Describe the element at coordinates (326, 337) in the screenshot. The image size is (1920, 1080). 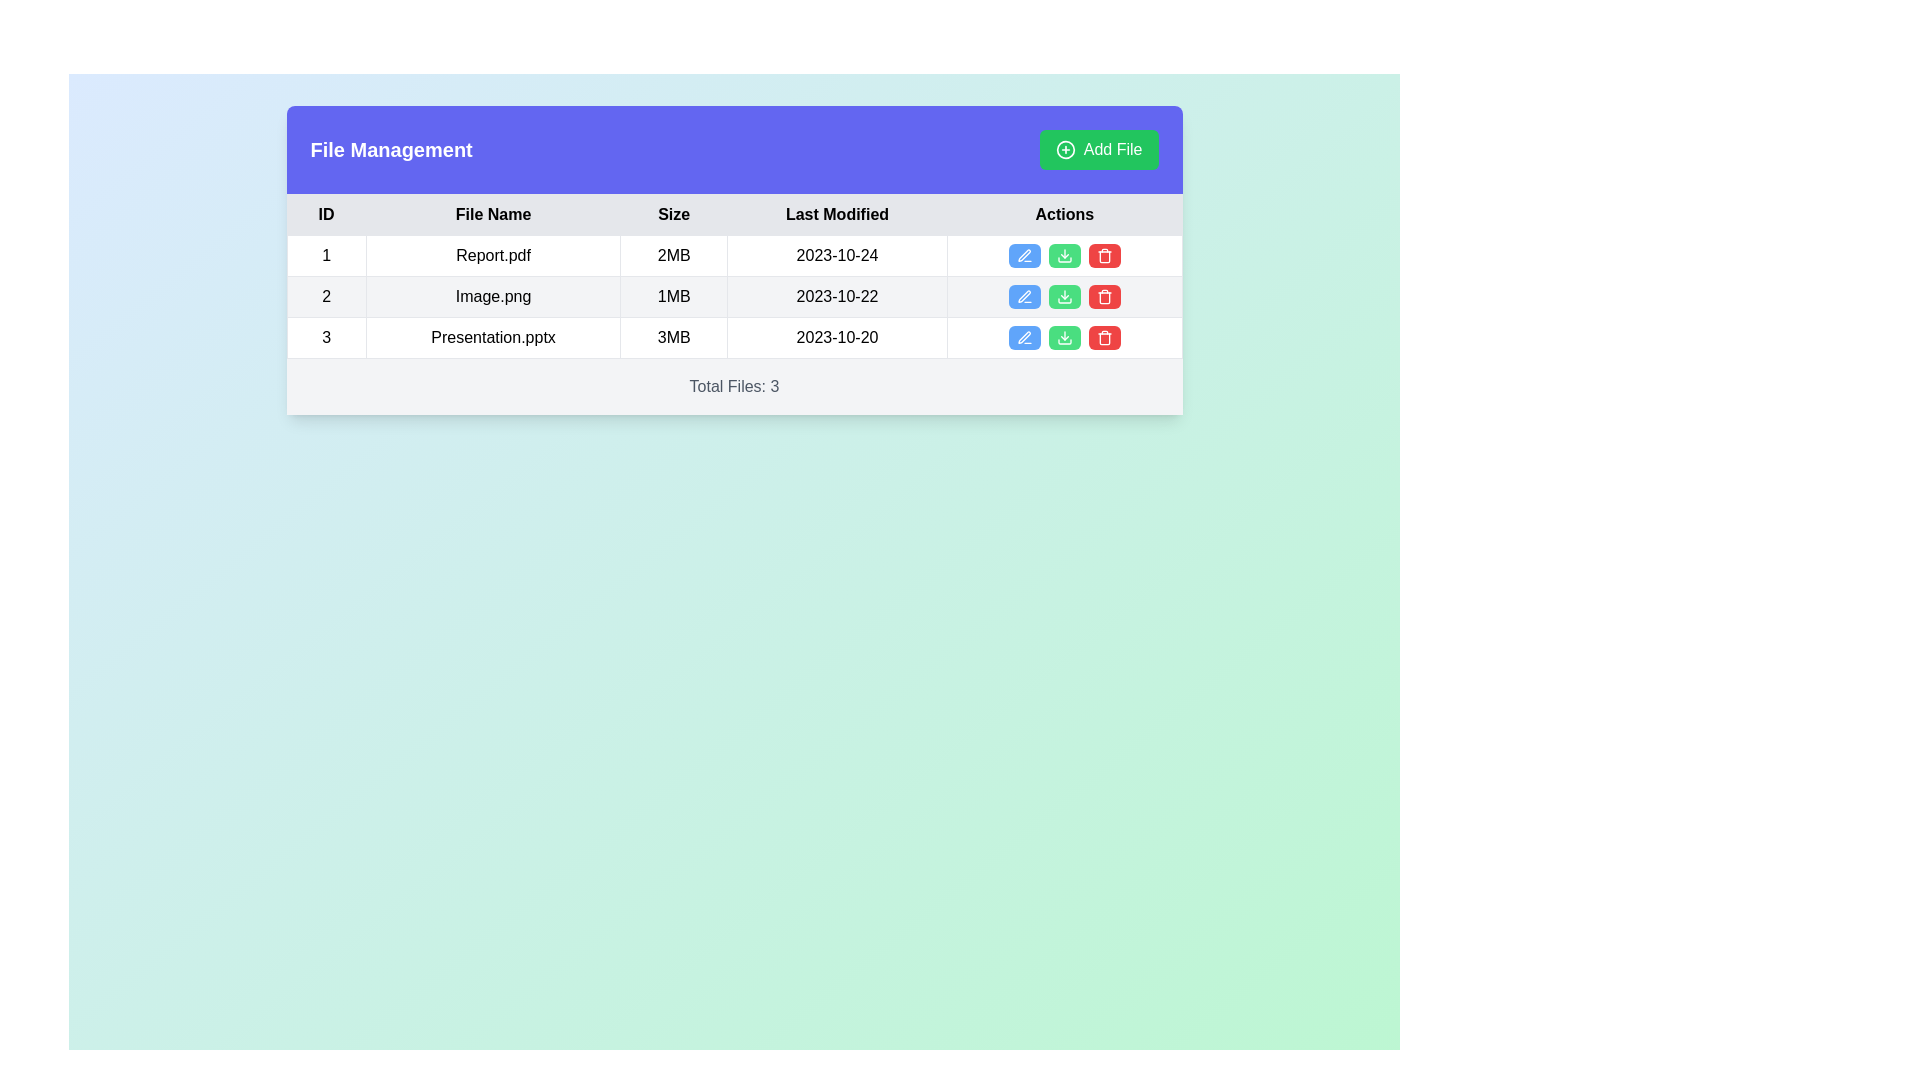
I see `the table cell containing the number '3', which is located in the first column of the last row under the 'ID' column header` at that location.